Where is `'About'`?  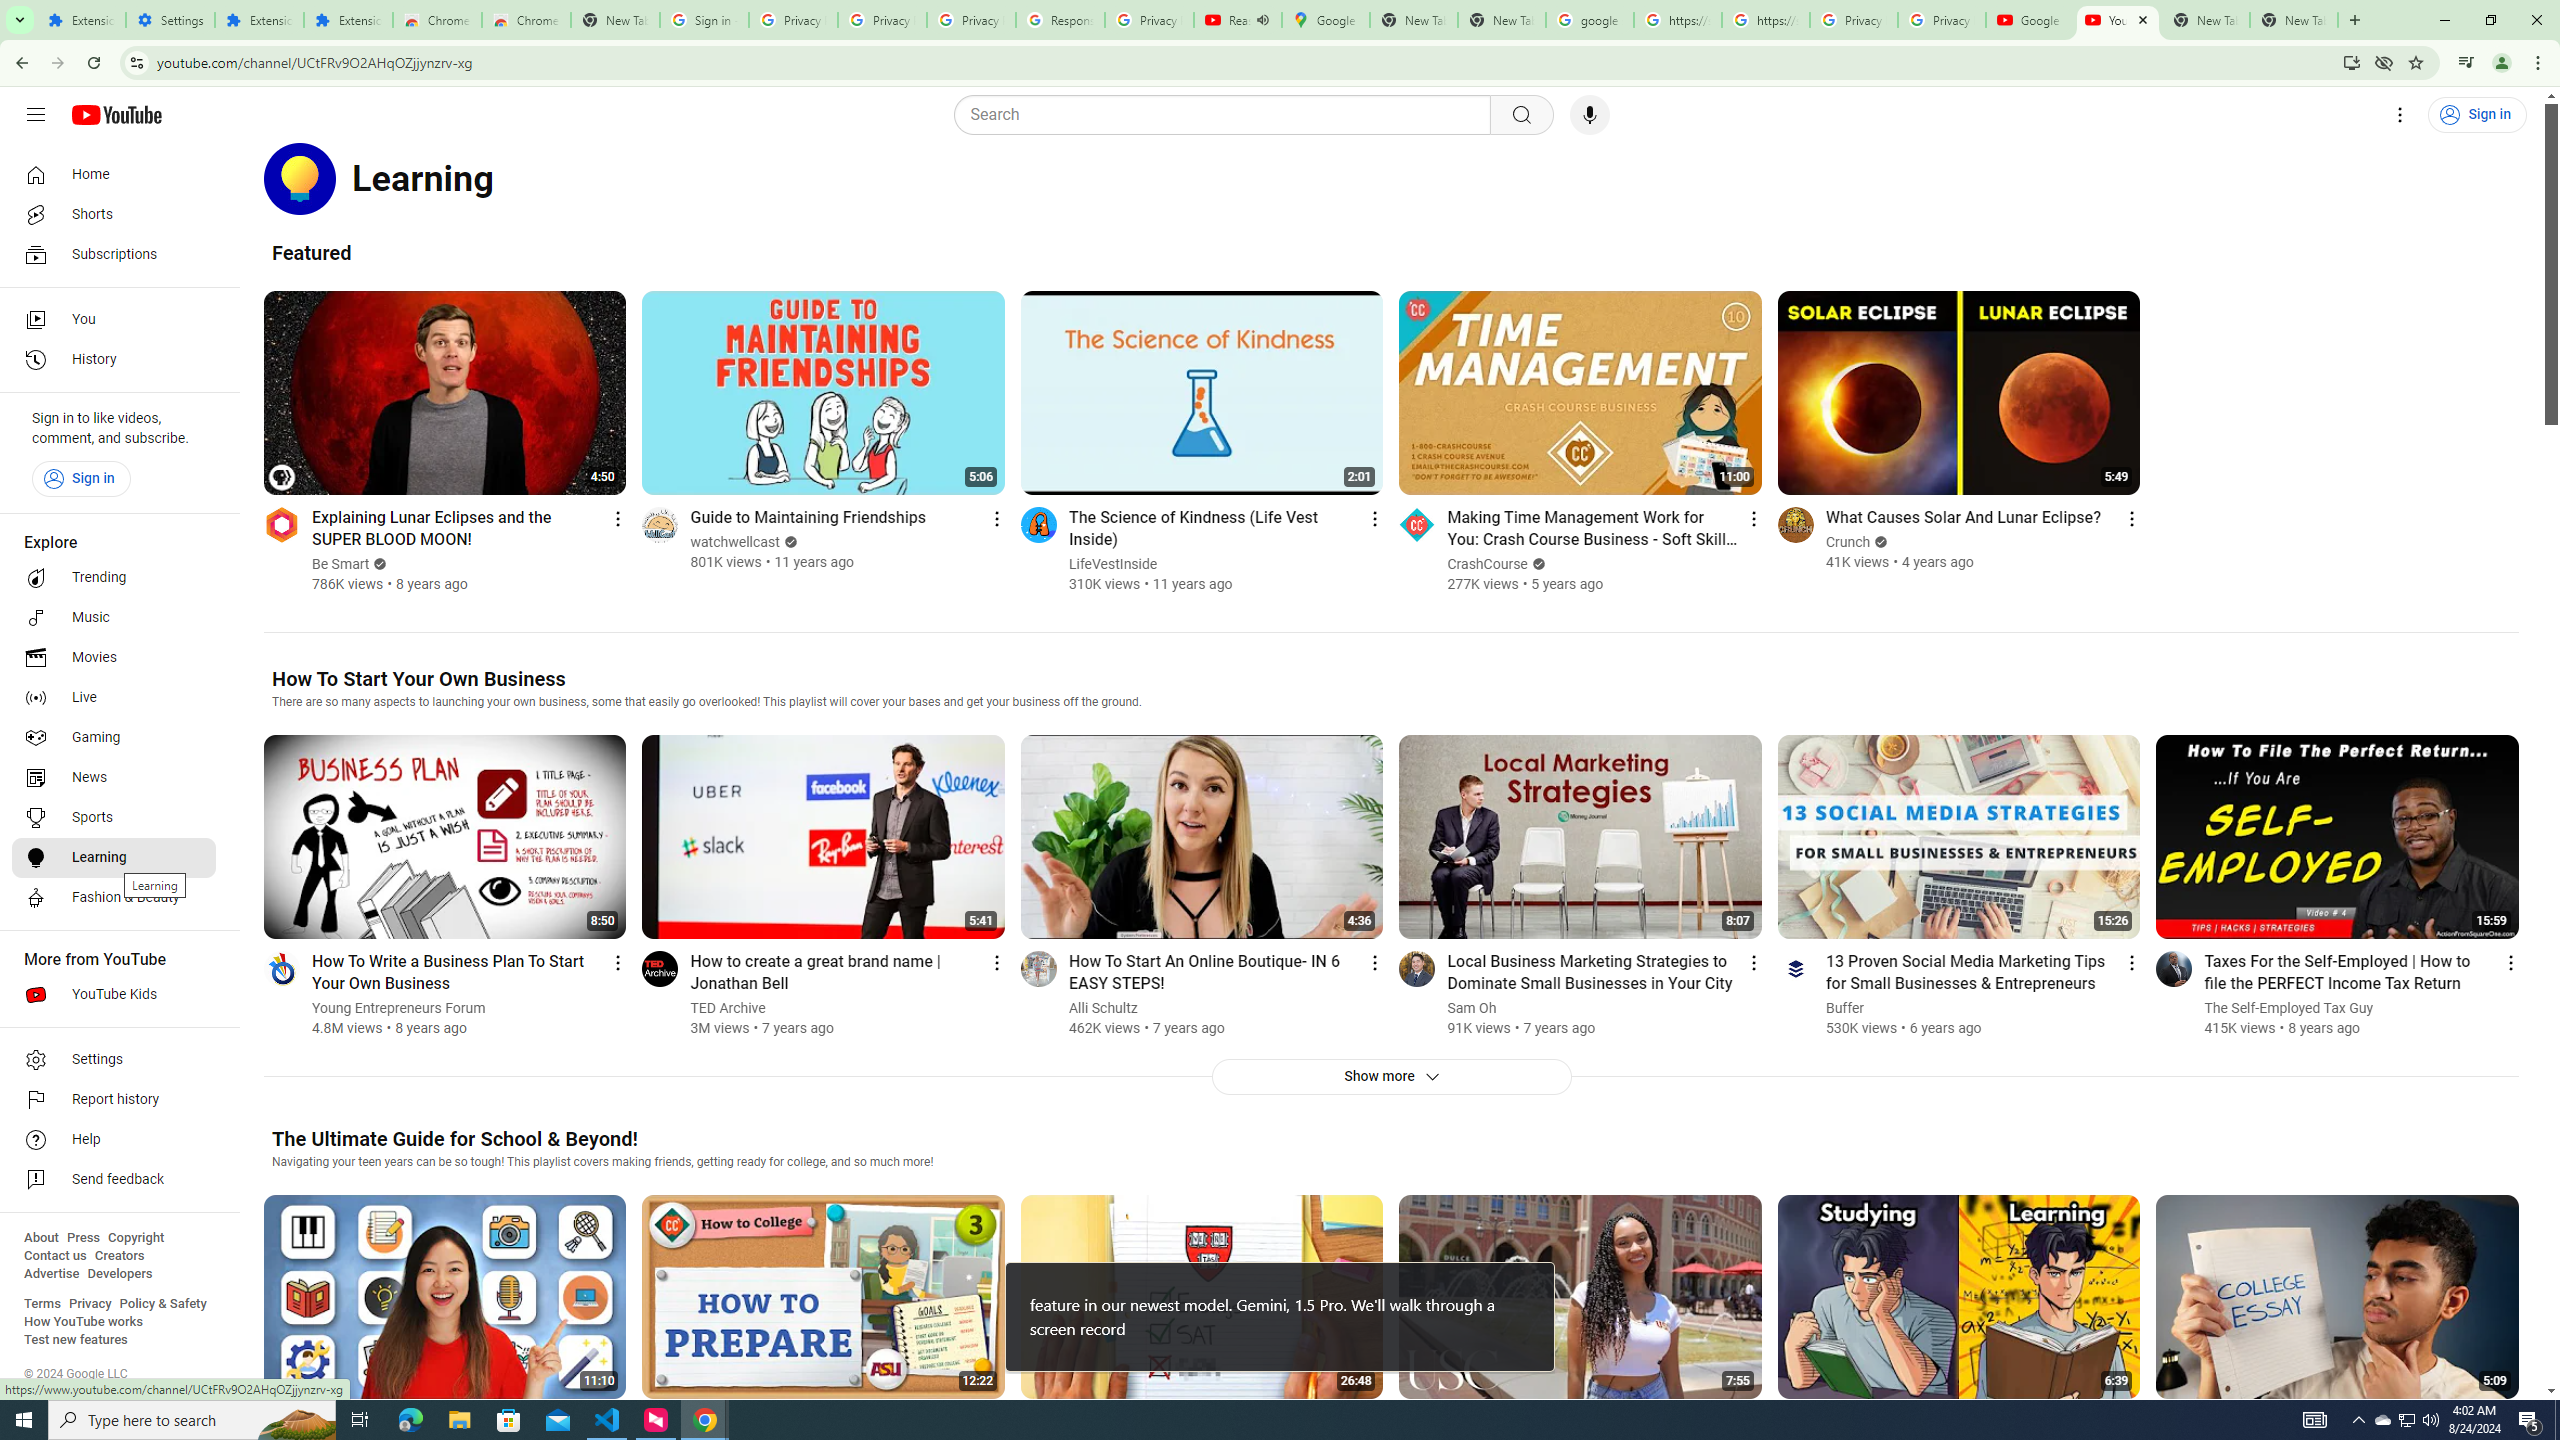
'About' is located at coordinates (40, 1237).